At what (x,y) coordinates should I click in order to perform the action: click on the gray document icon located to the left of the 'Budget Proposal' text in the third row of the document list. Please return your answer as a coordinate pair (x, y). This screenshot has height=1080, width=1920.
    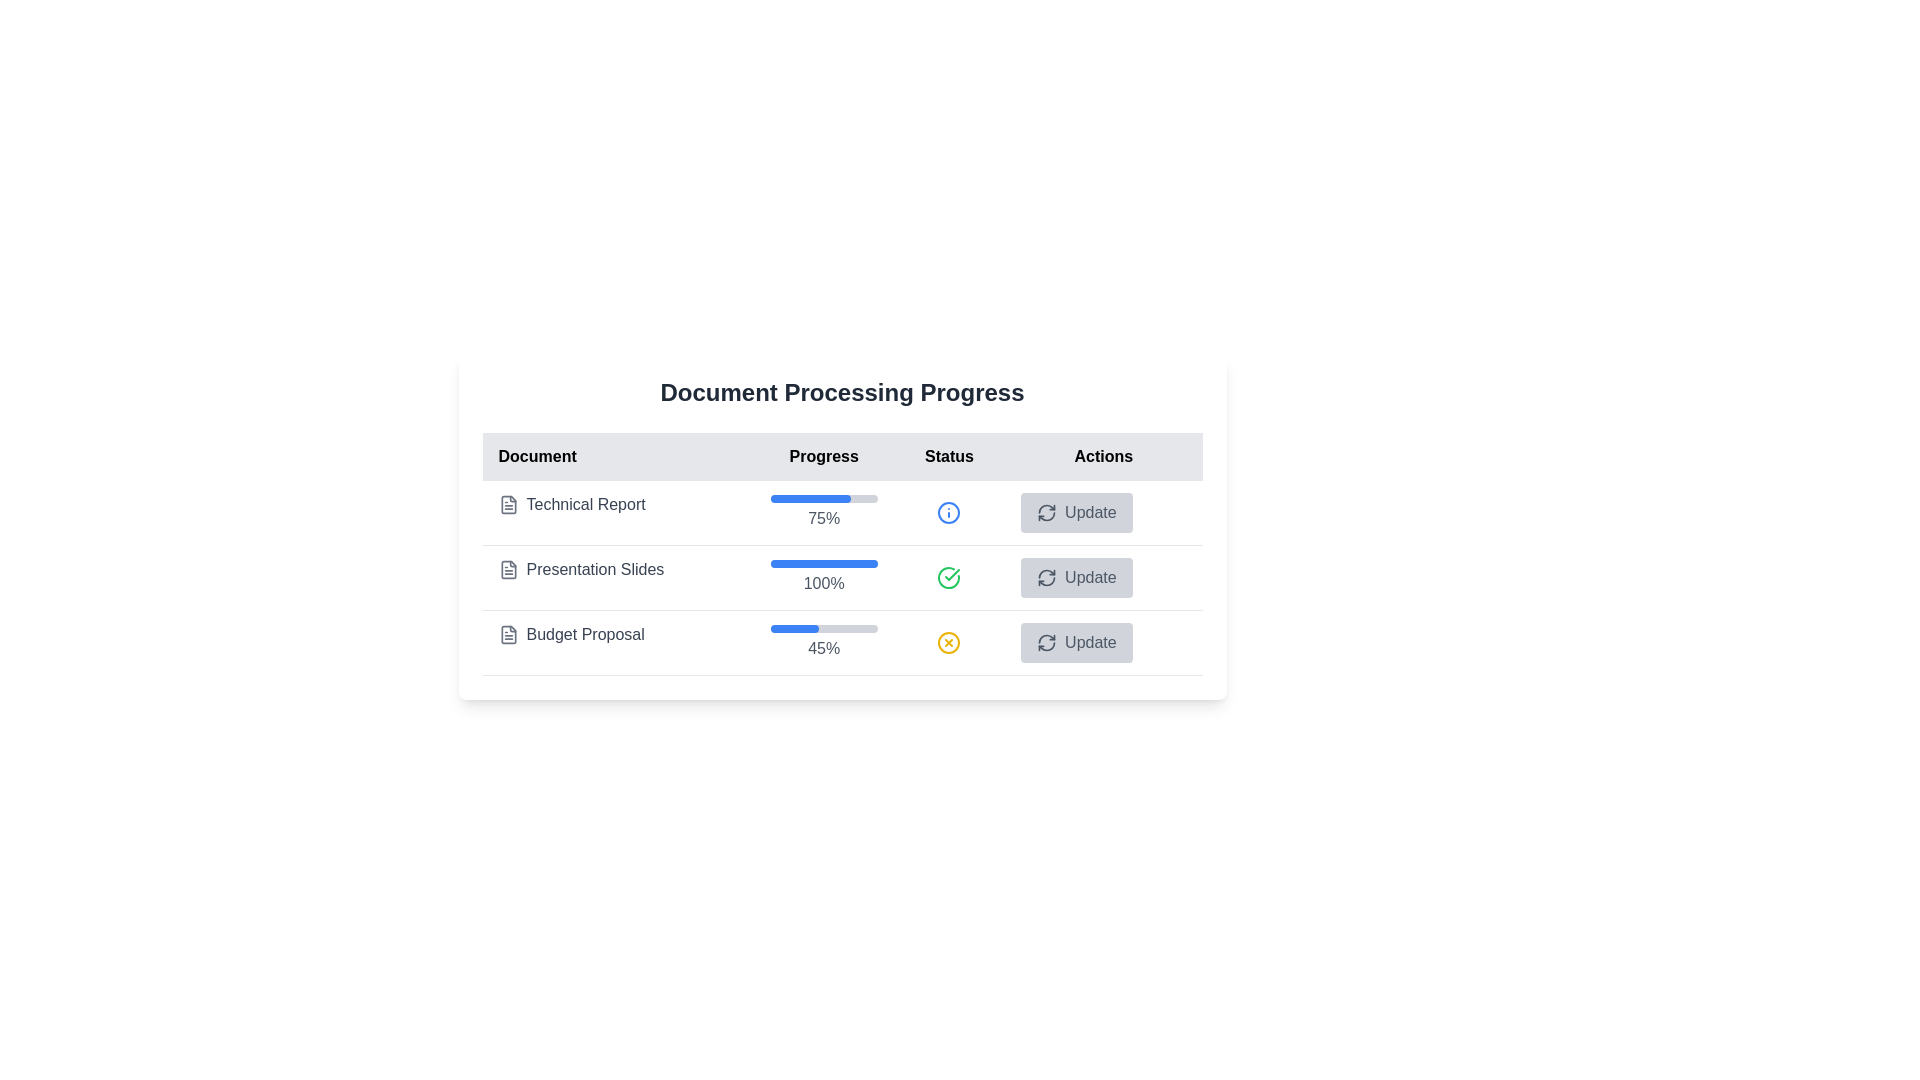
    Looking at the image, I should click on (508, 635).